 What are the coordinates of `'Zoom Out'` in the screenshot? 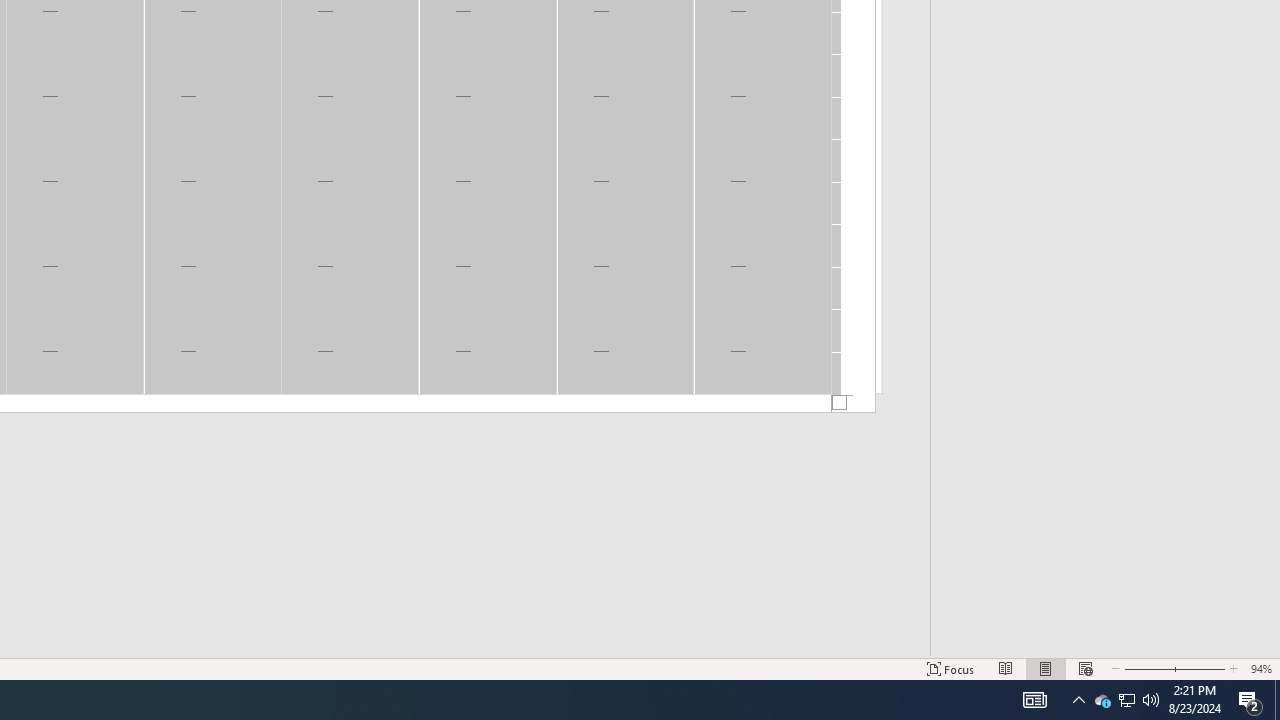 It's located at (1127, 698).